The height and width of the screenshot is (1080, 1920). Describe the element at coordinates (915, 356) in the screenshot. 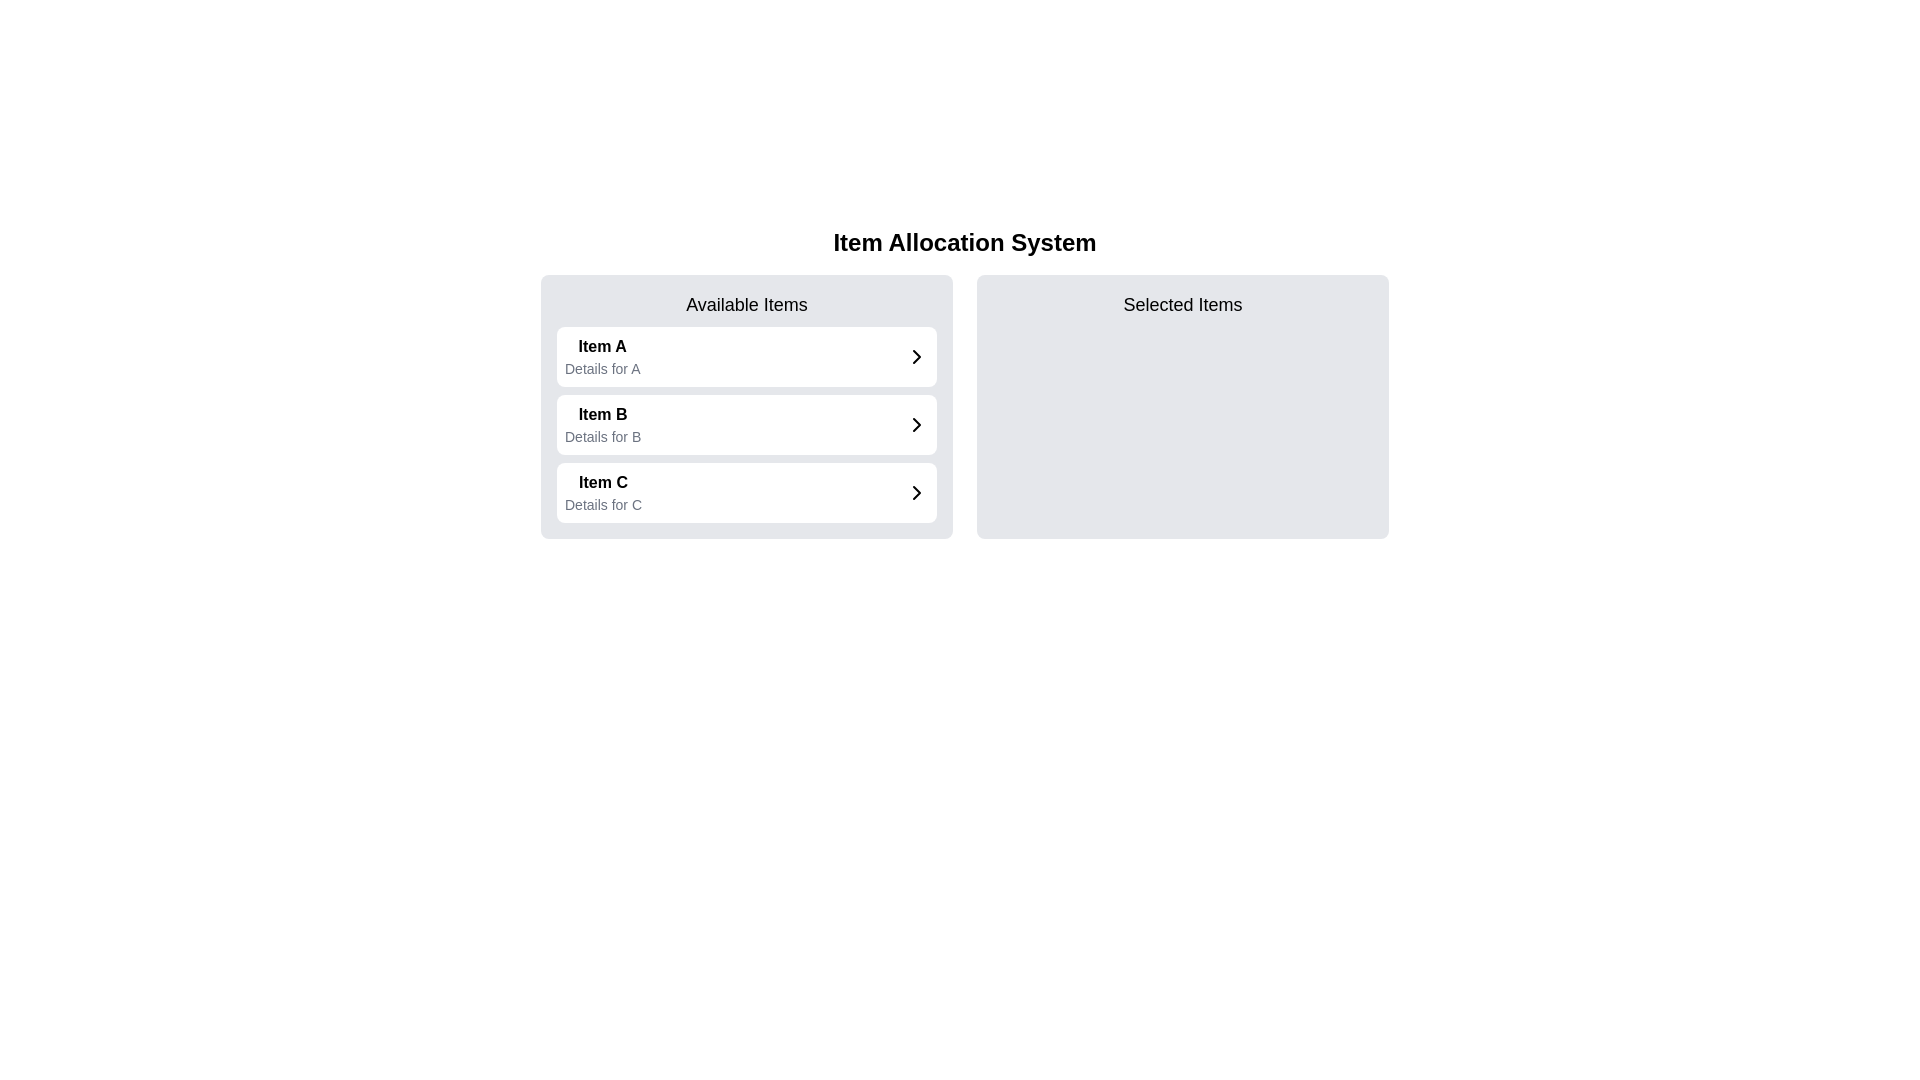

I see `the small triangular arrow-like icon pointing to the right, located at the far right of the first row under 'Available Items'` at that location.